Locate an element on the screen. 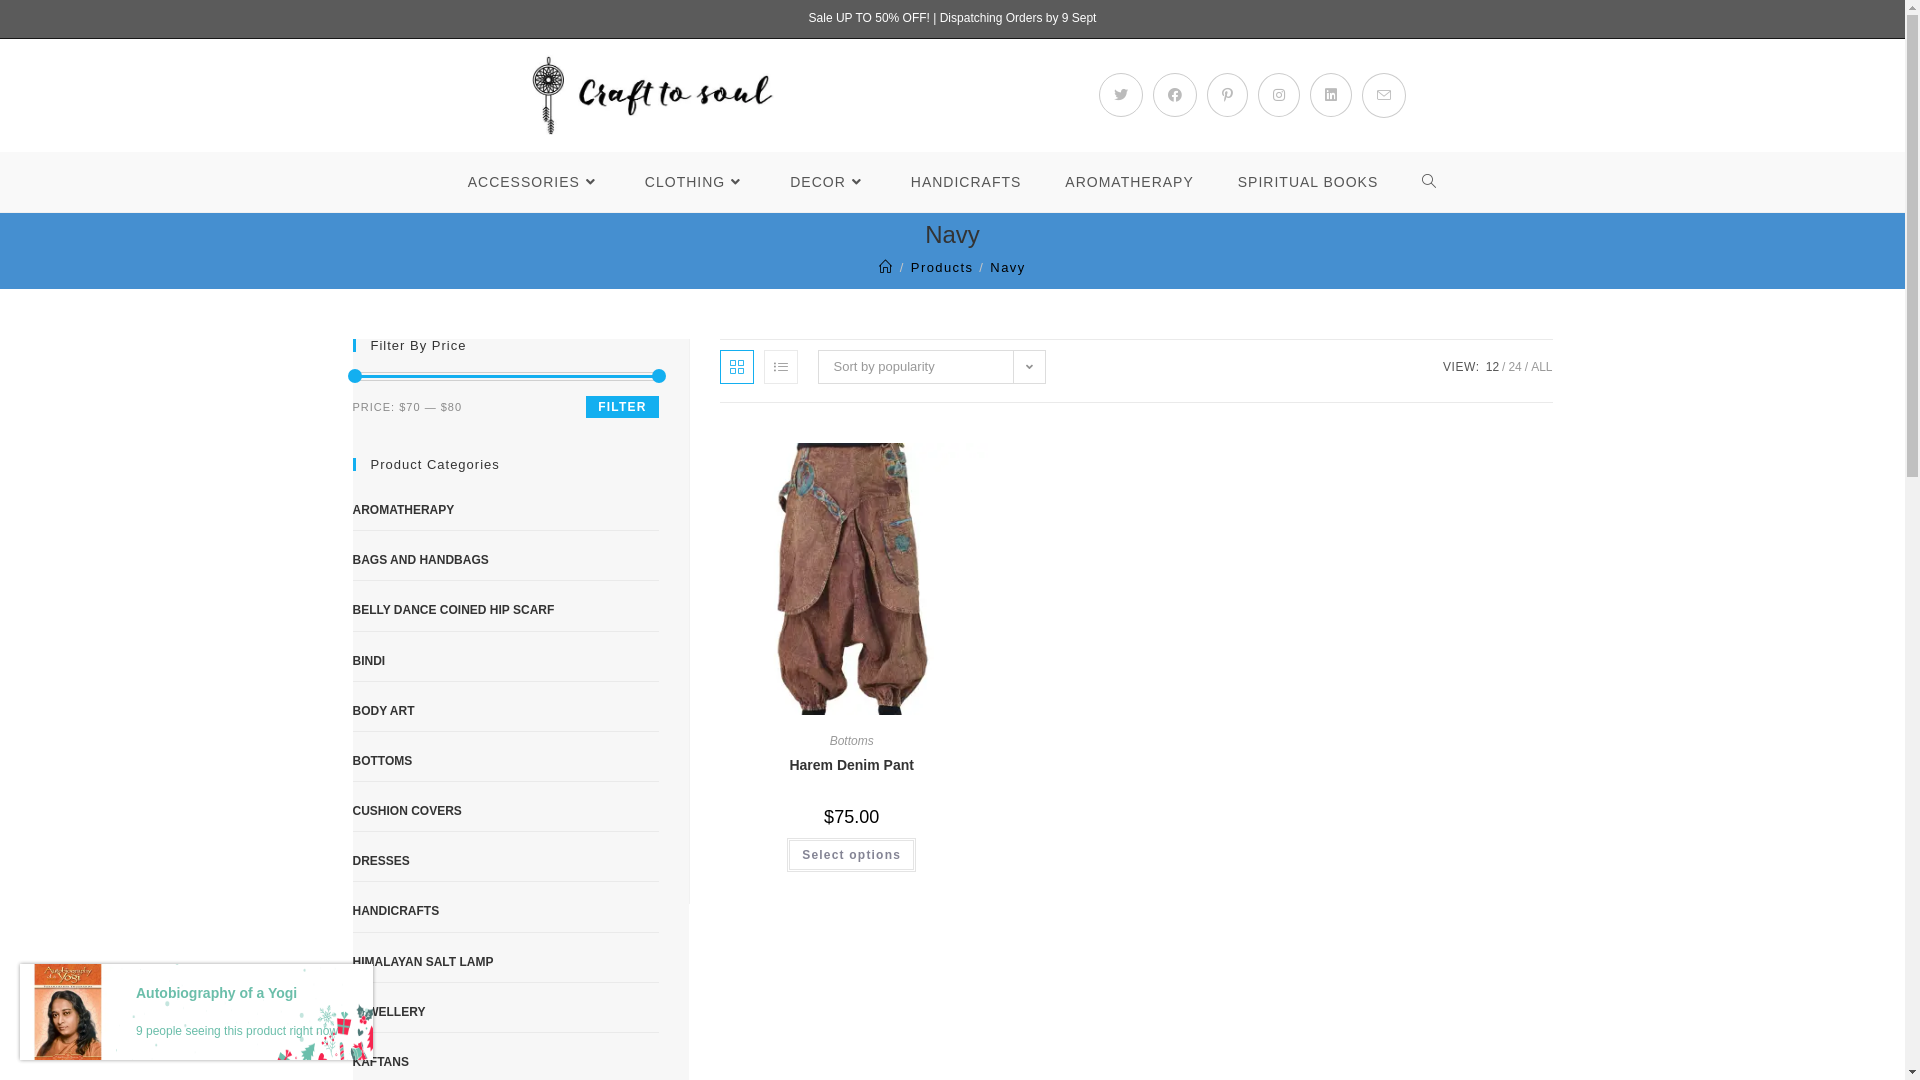  'Navy' is located at coordinates (1007, 266).